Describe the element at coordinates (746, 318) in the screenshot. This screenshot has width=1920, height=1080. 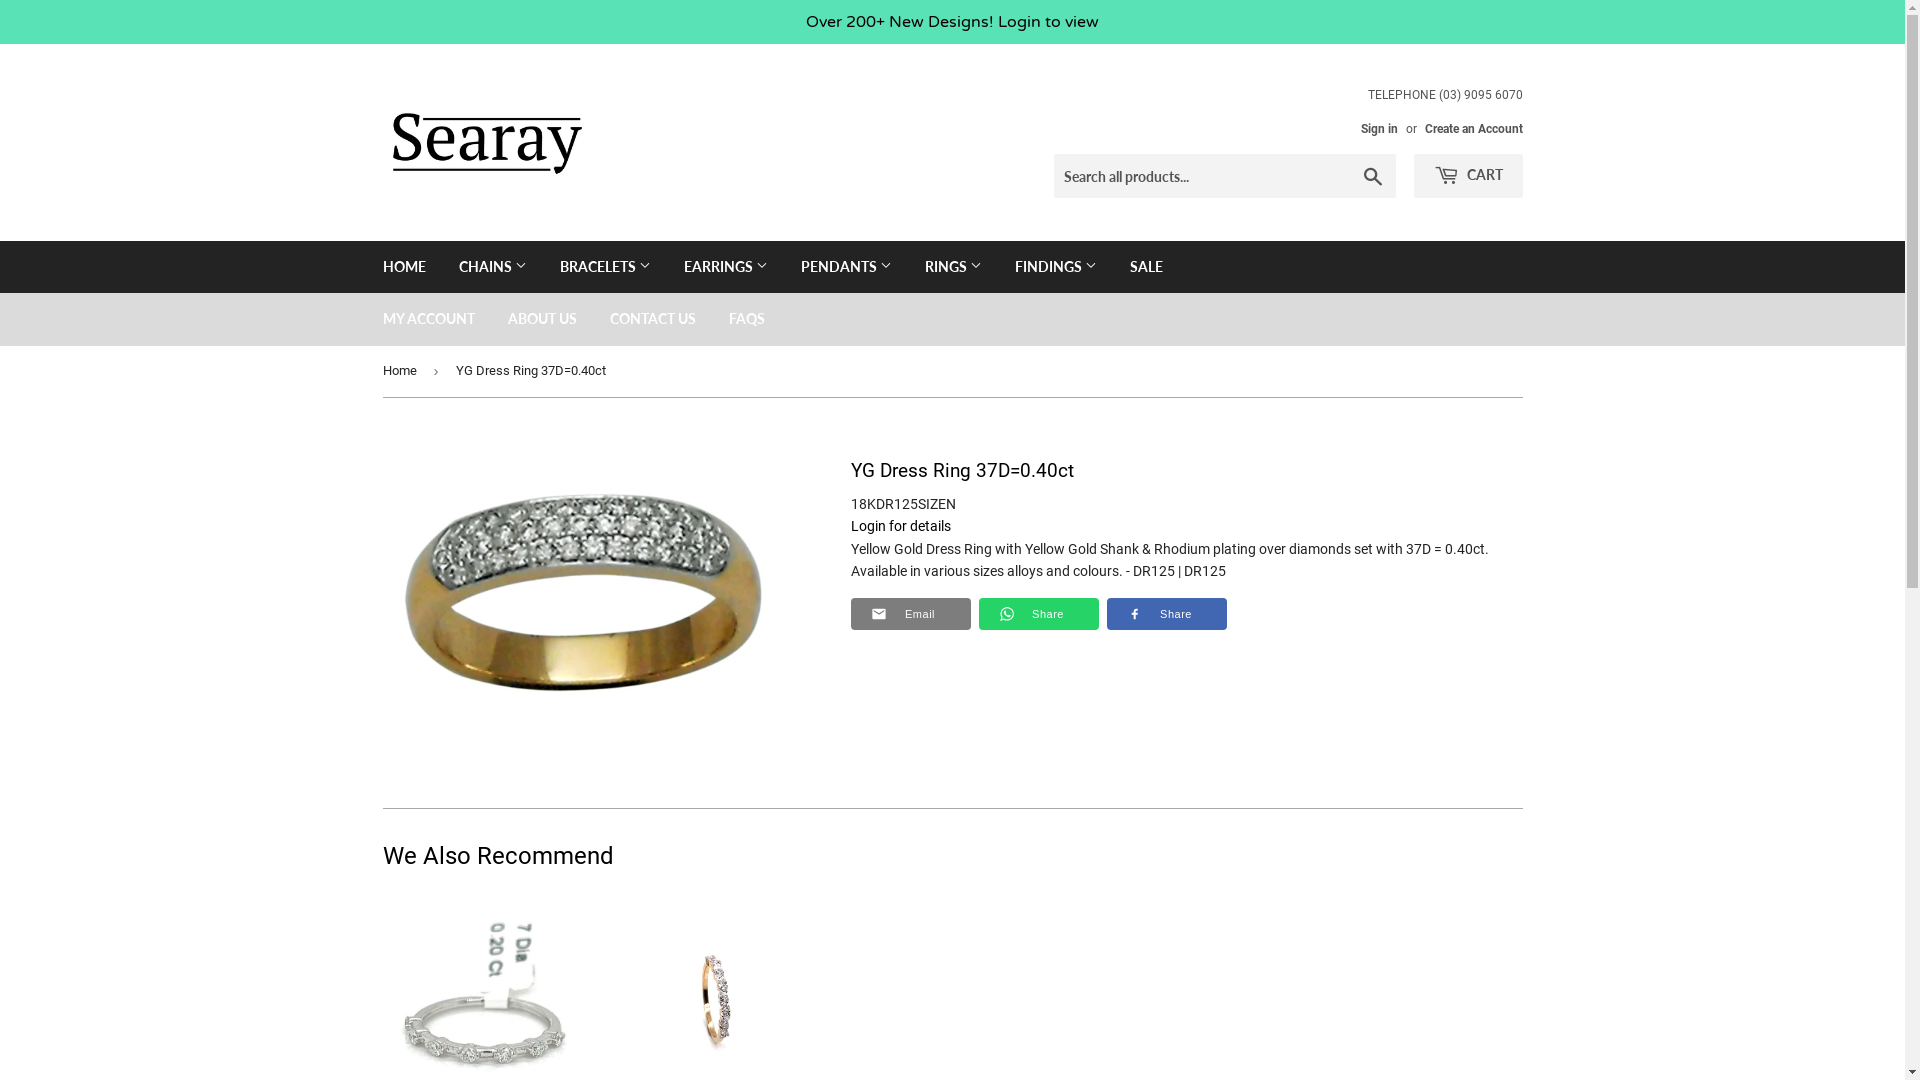
I see `'FAQS'` at that location.